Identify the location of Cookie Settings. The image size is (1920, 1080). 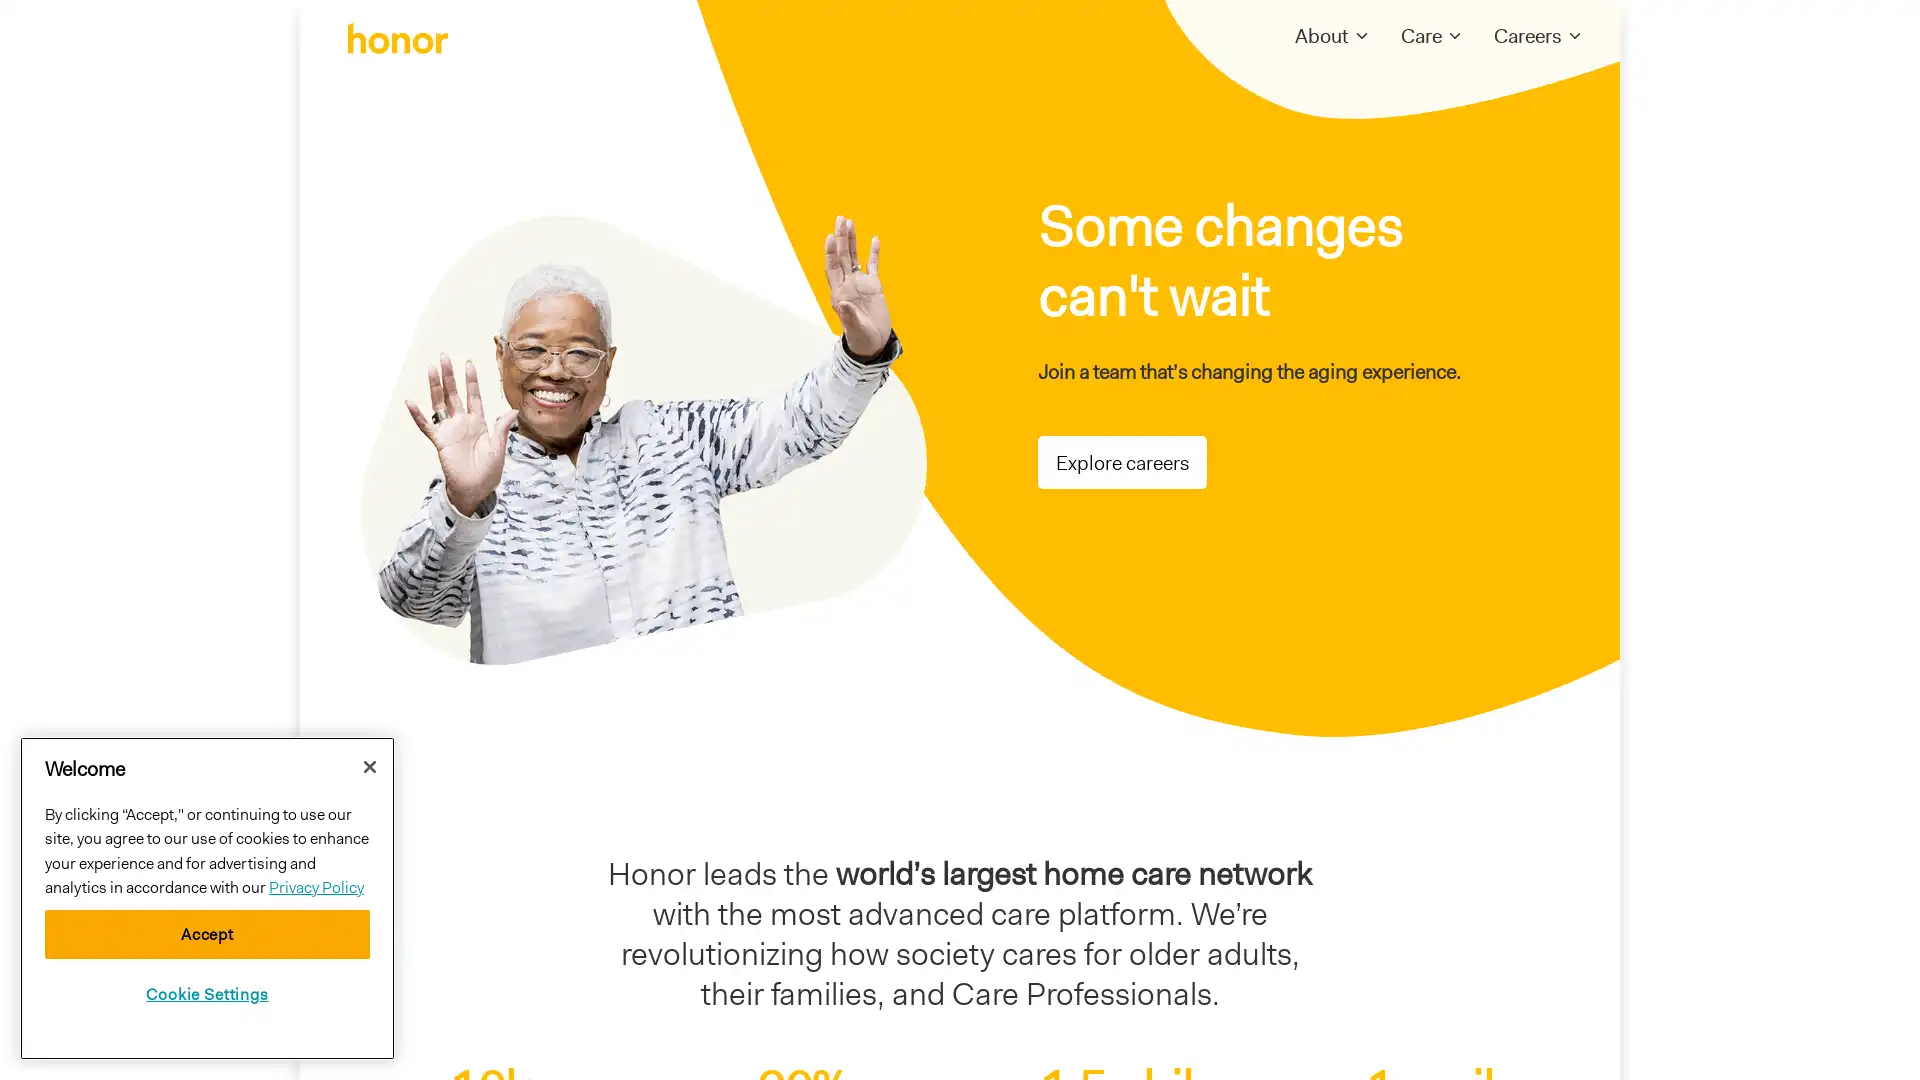
(207, 994).